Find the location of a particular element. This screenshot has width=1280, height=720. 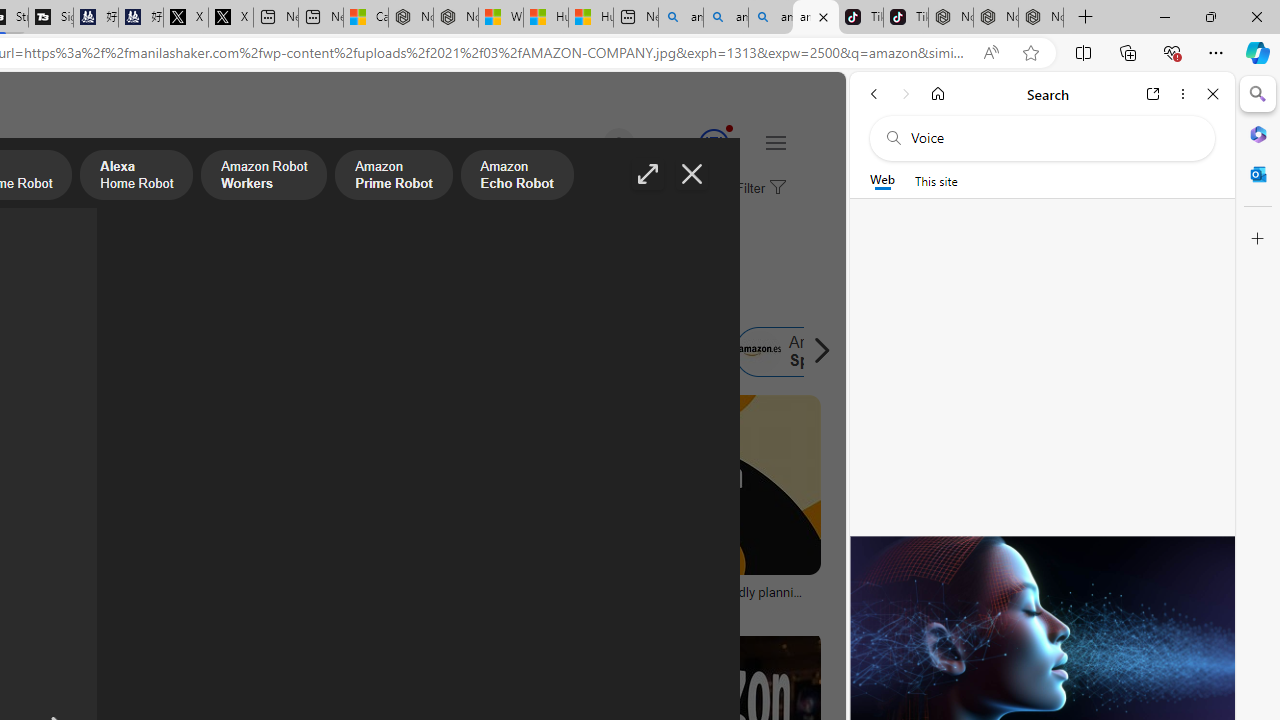

'Nordace - Siena Pro 15 Essential Set' is located at coordinates (1040, 17).